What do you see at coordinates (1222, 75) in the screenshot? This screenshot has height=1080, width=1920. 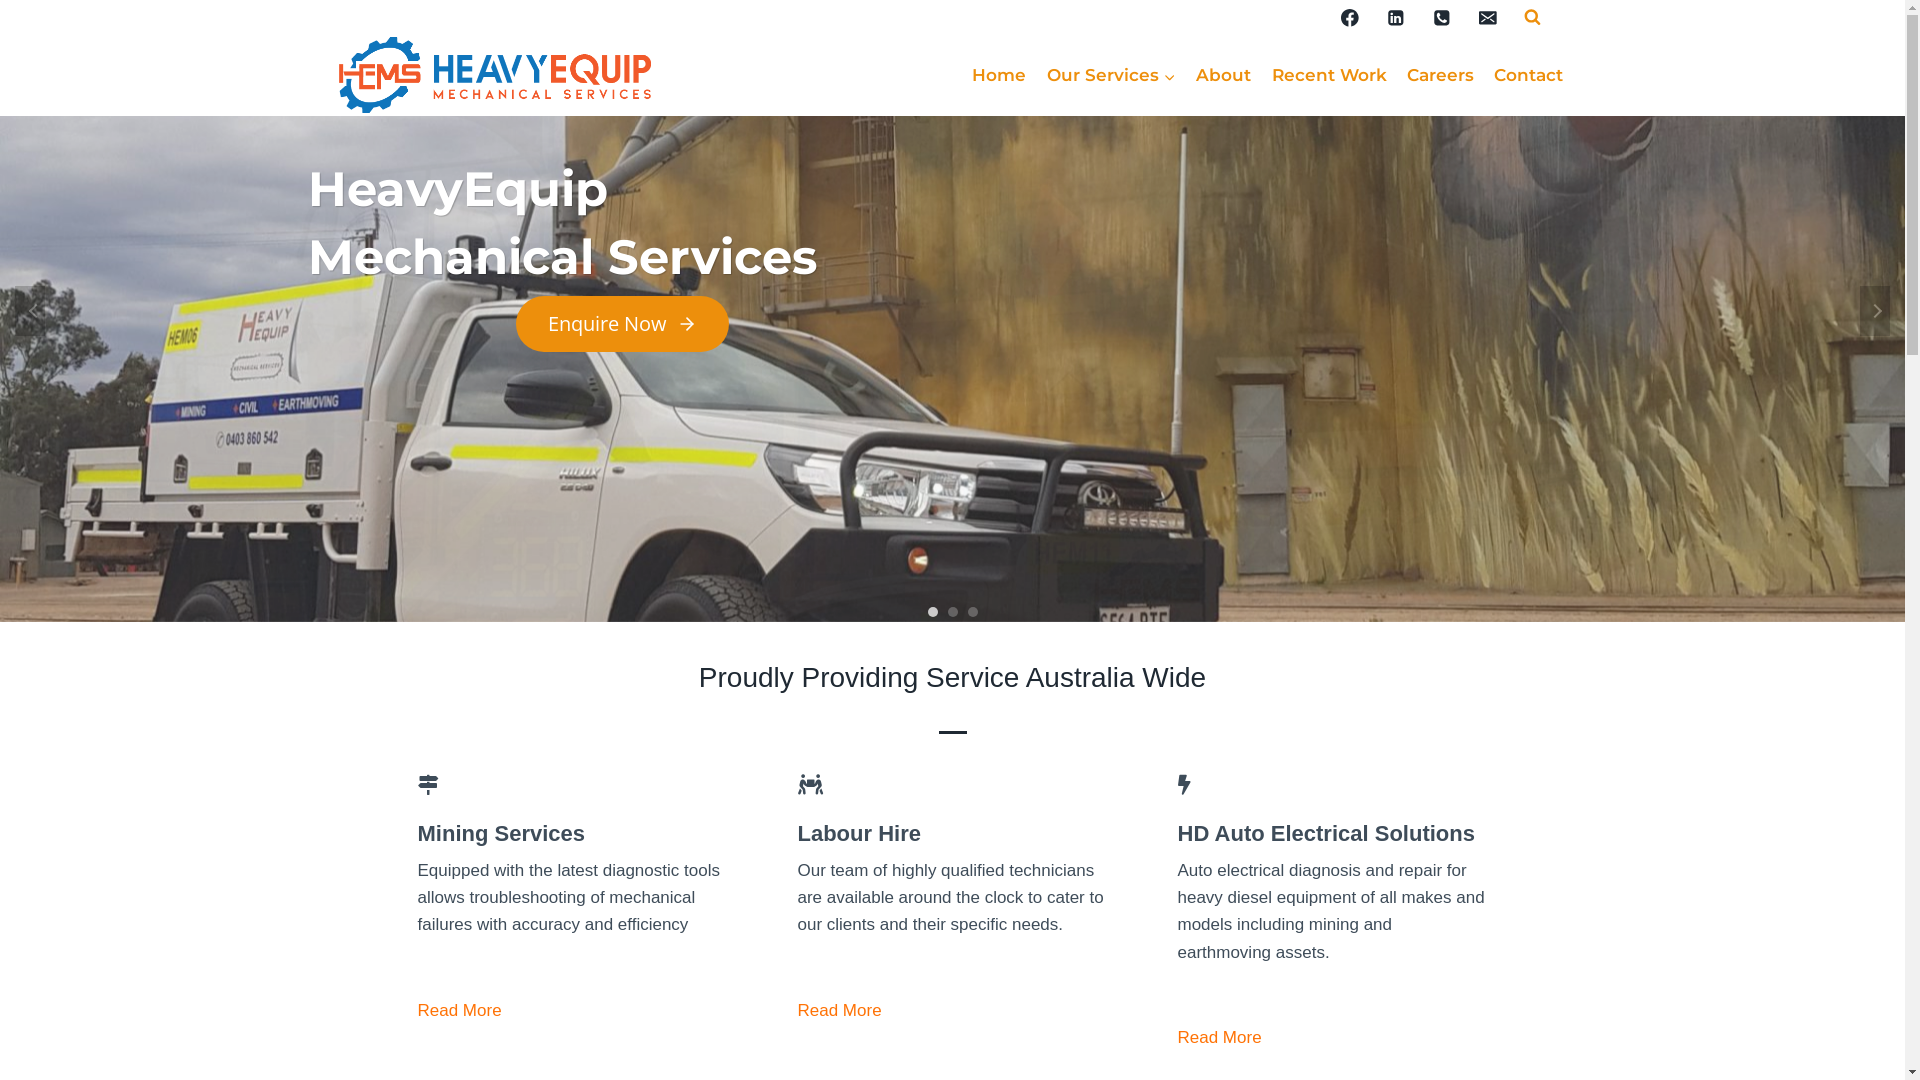 I see `'About'` at bounding box center [1222, 75].